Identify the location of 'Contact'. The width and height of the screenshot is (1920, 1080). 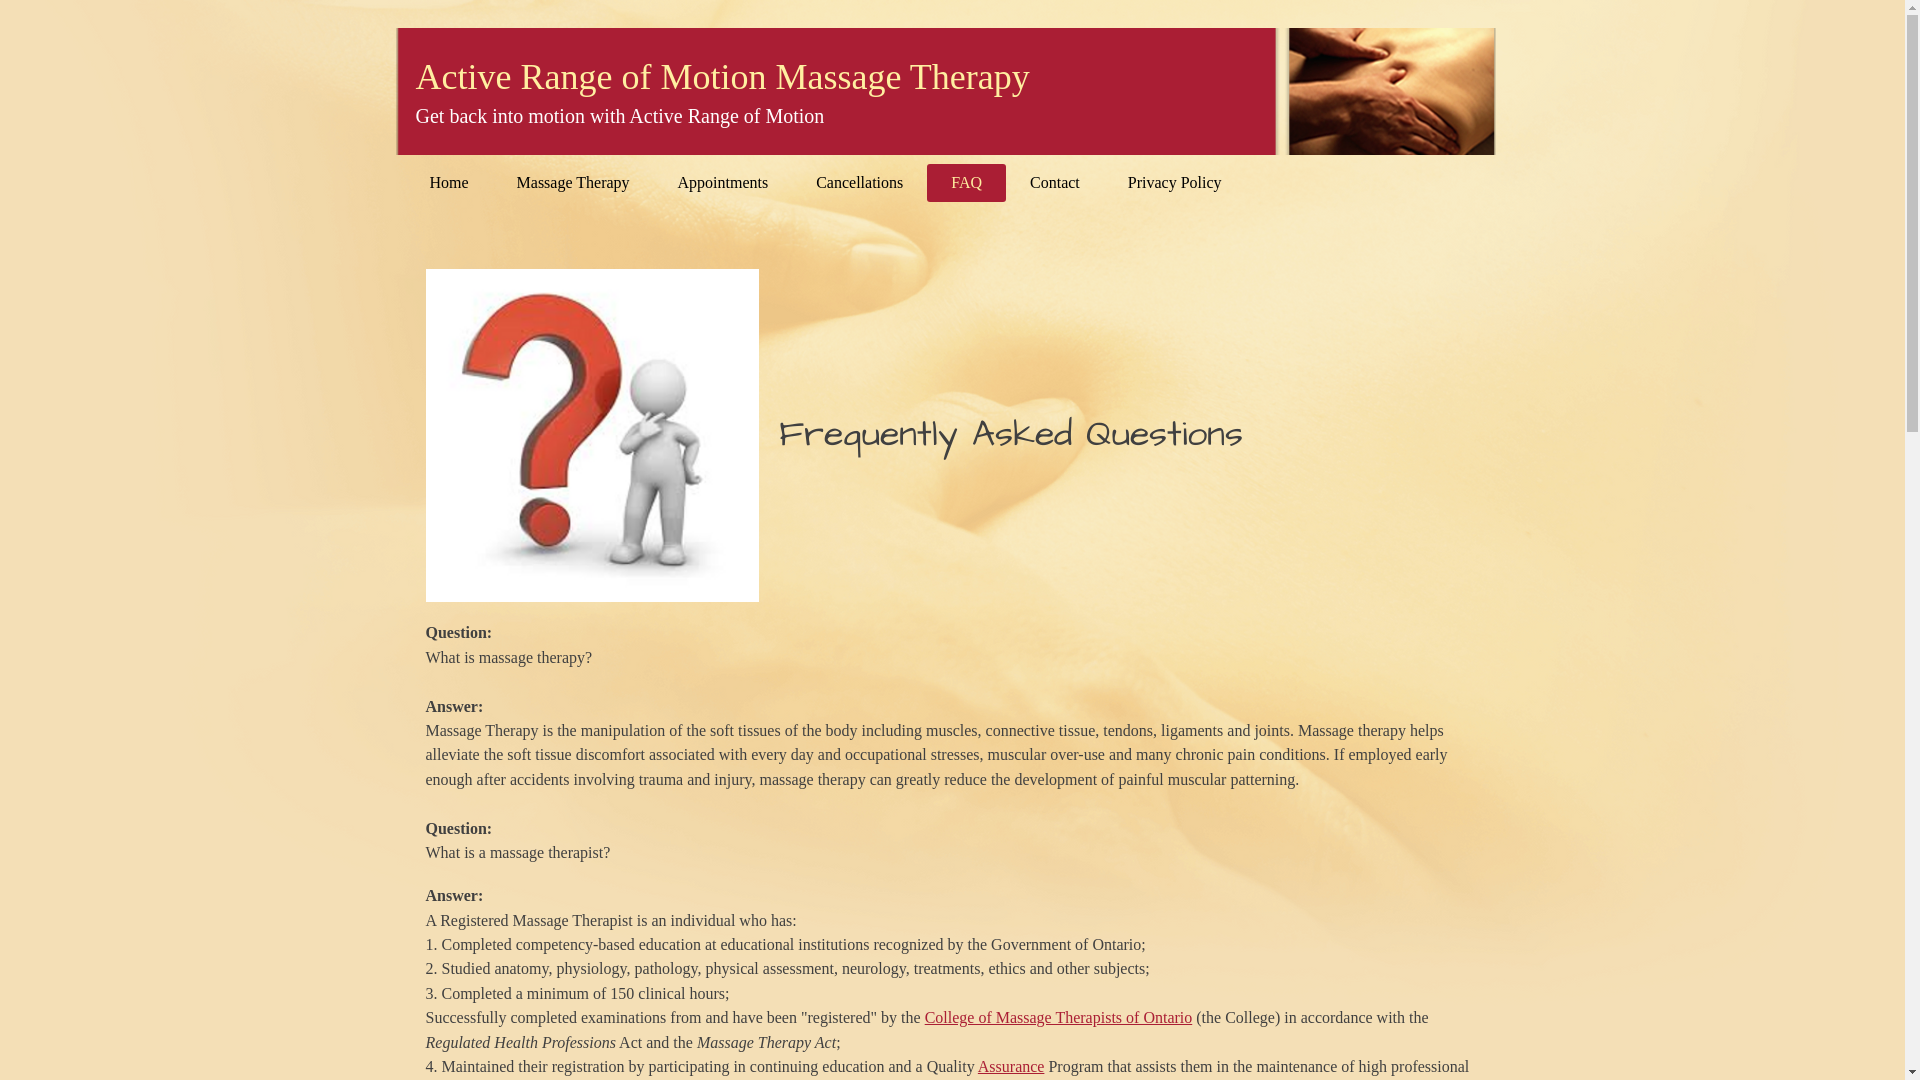
(1054, 182).